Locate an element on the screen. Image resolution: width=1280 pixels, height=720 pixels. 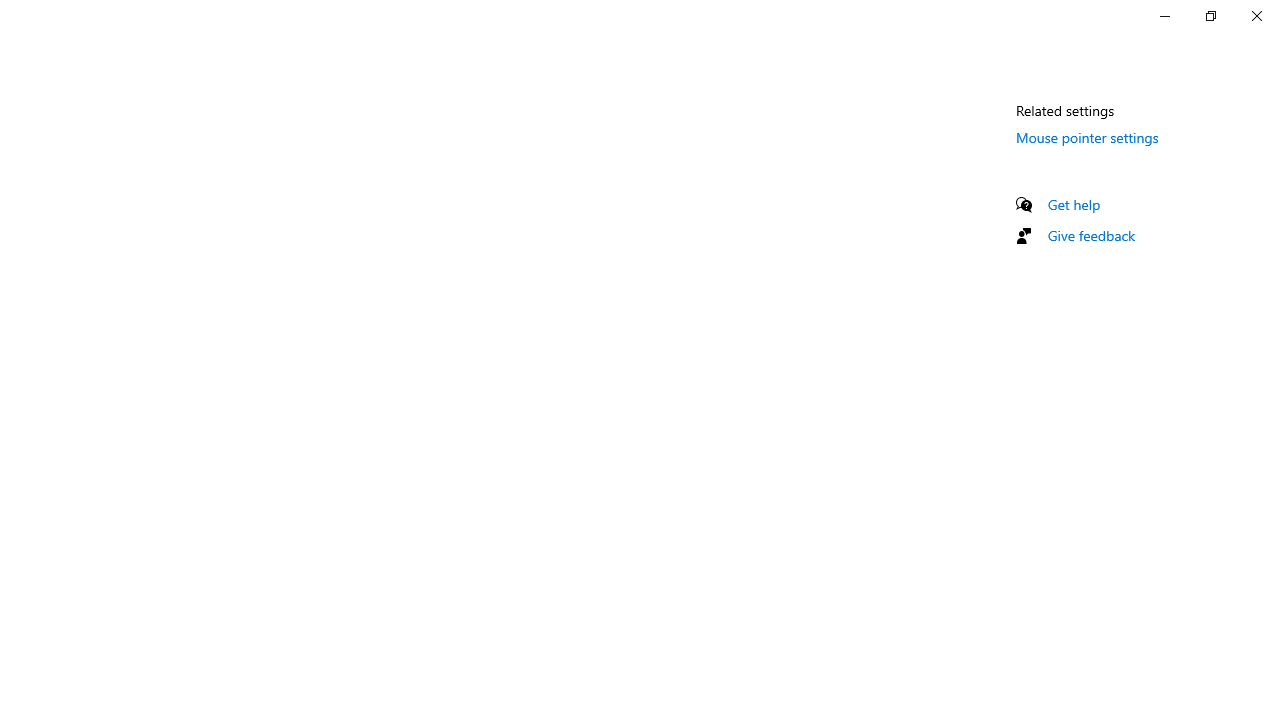
'Get help' is located at coordinates (1073, 204).